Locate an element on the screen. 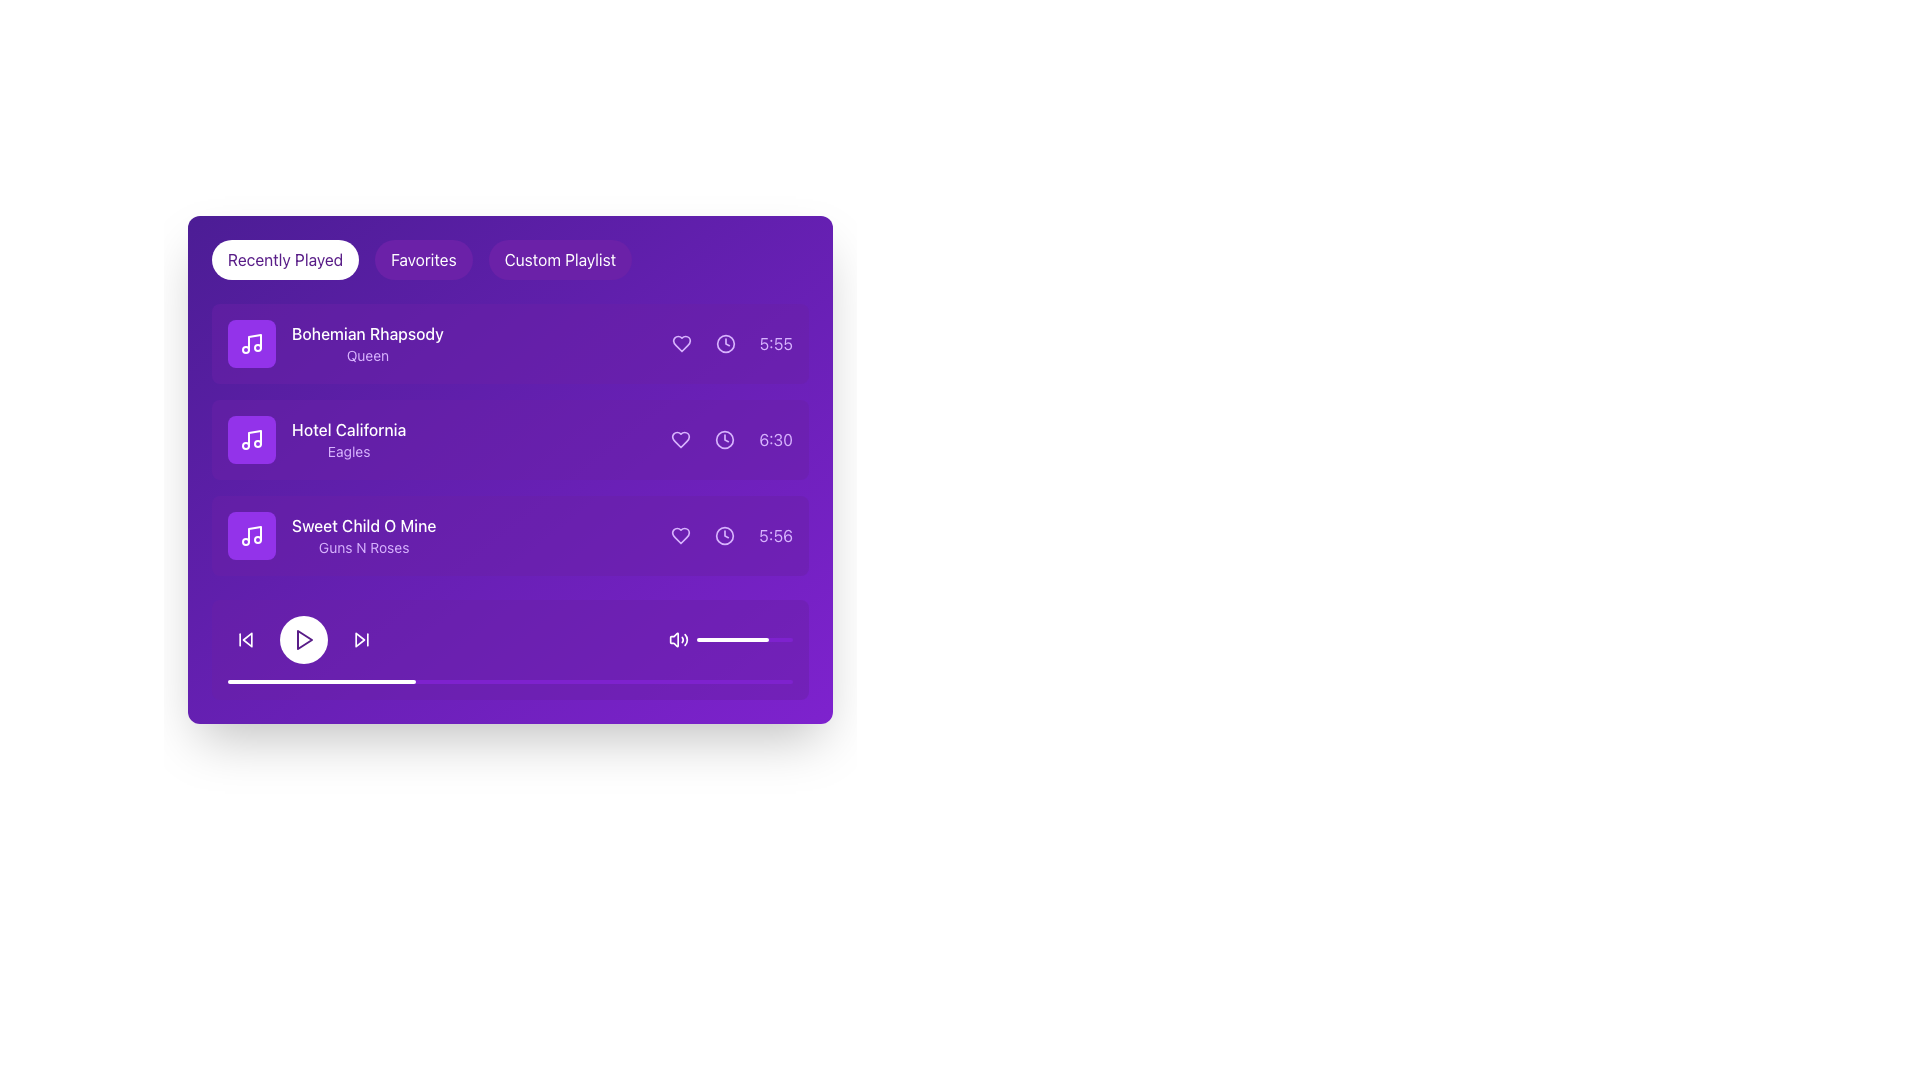  the purple button with rounded corners featuring a white music note icon, located at the top left of the section labeled 'Bohemian Rhapsody - Queen' is located at coordinates (251, 342).